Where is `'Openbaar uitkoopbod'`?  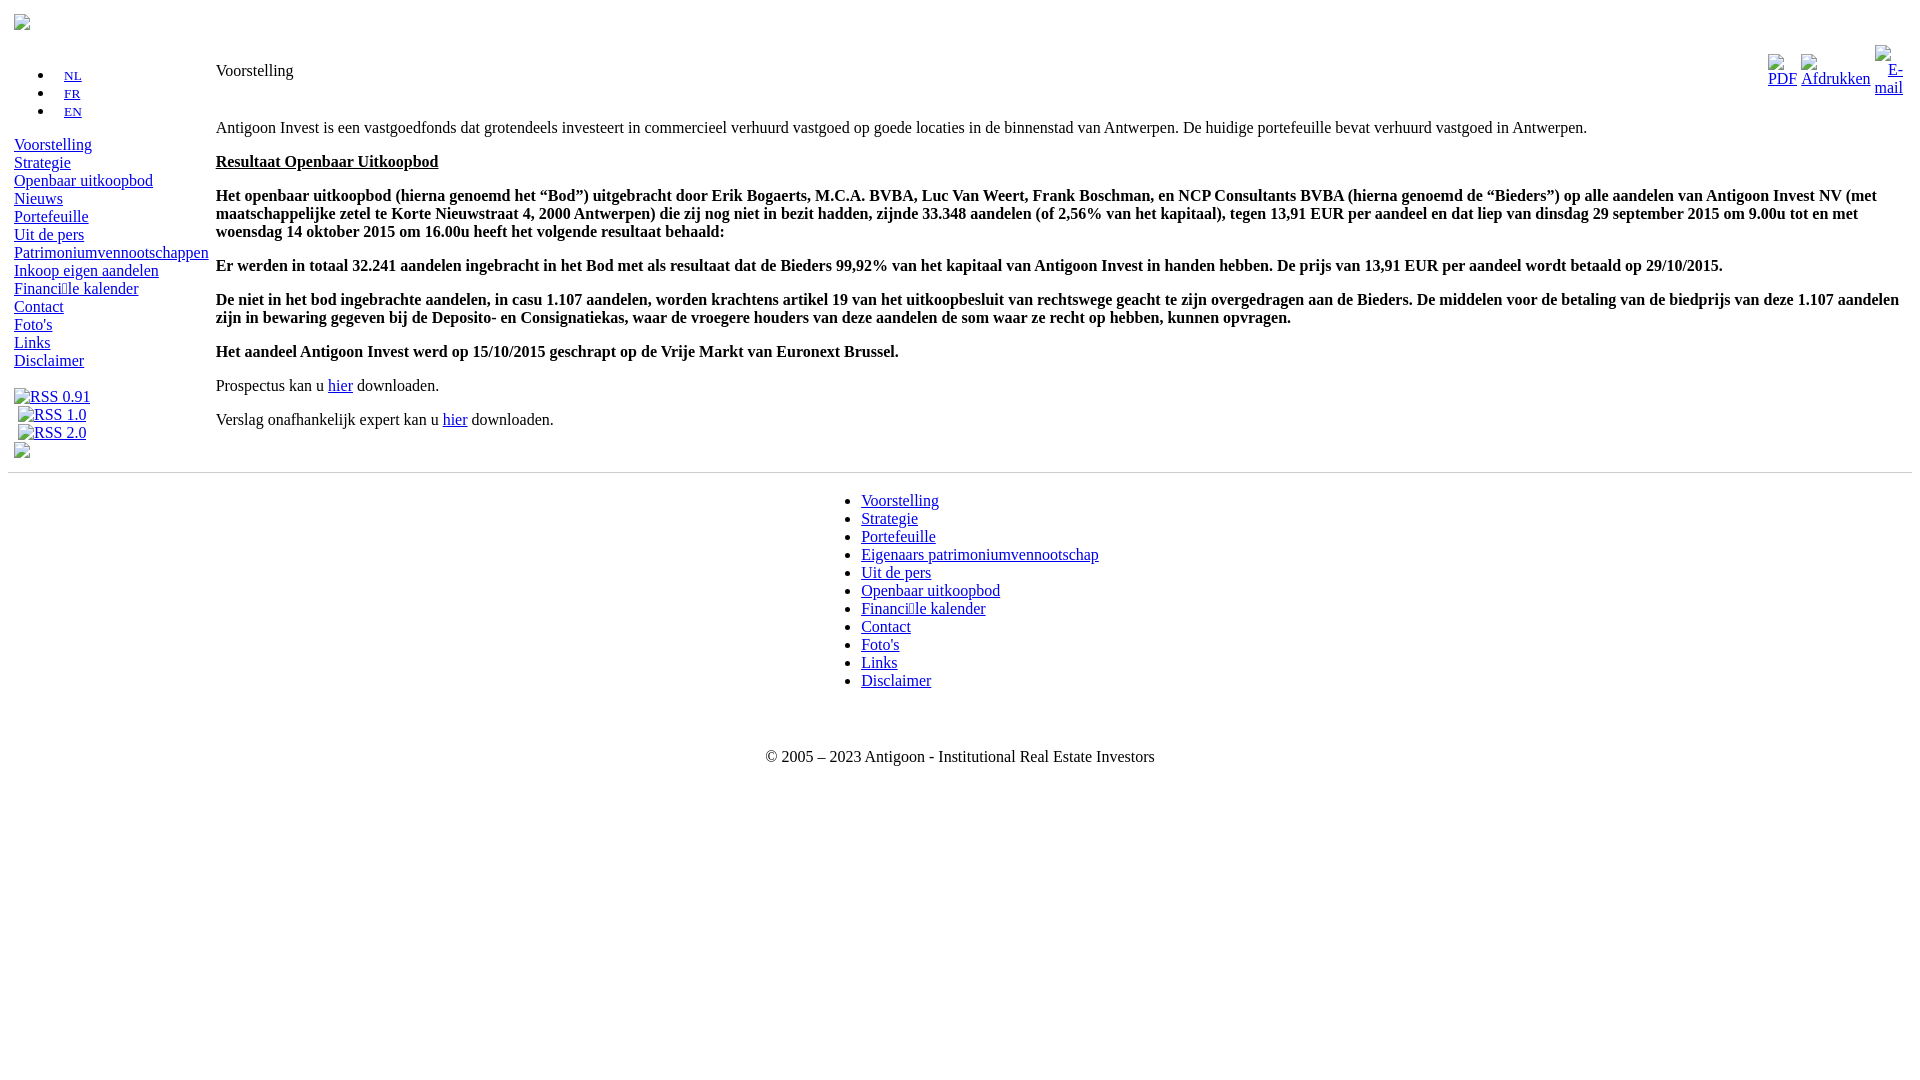 'Openbaar uitkoopbod' is located at coordinates (929, 589).